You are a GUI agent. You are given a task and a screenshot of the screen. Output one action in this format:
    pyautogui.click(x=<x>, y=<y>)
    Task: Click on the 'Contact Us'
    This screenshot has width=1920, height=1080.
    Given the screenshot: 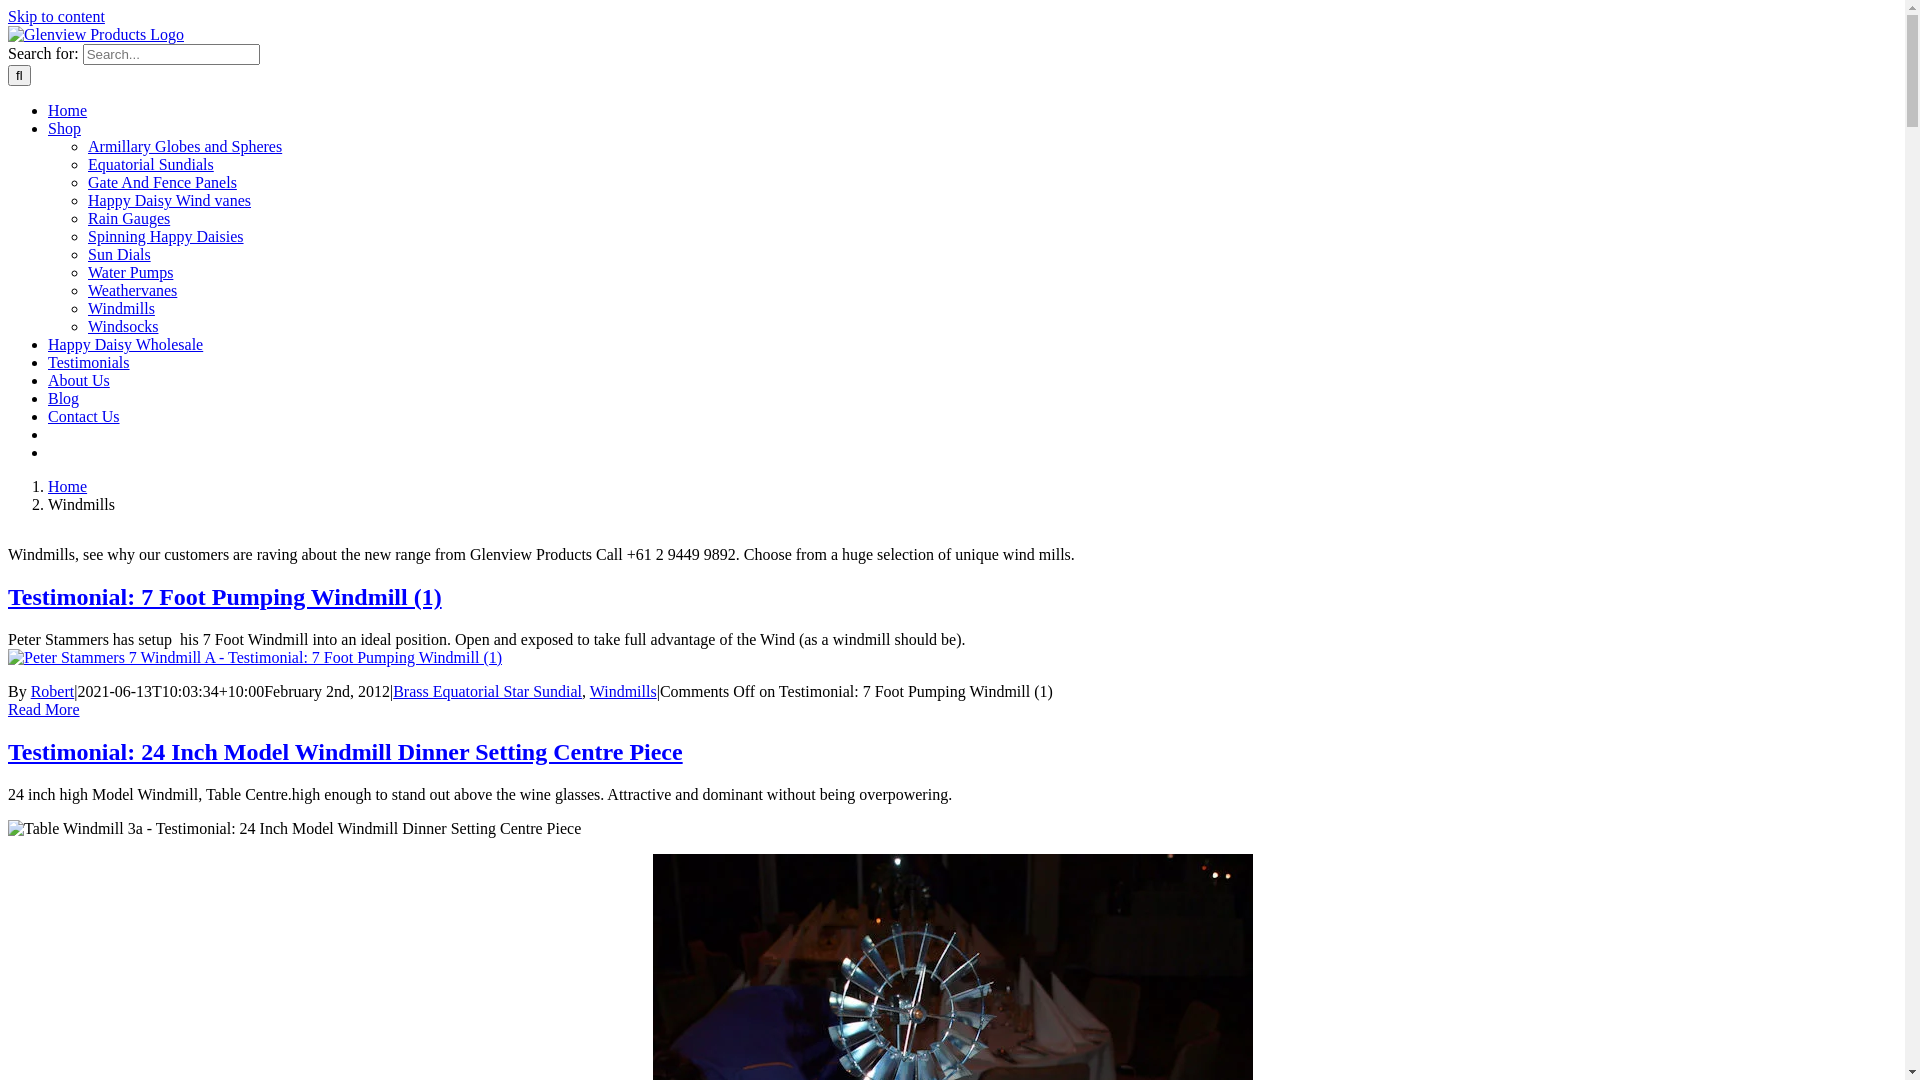 What is the action you would take?
    pyautogui.click(x=82, y=415)
    